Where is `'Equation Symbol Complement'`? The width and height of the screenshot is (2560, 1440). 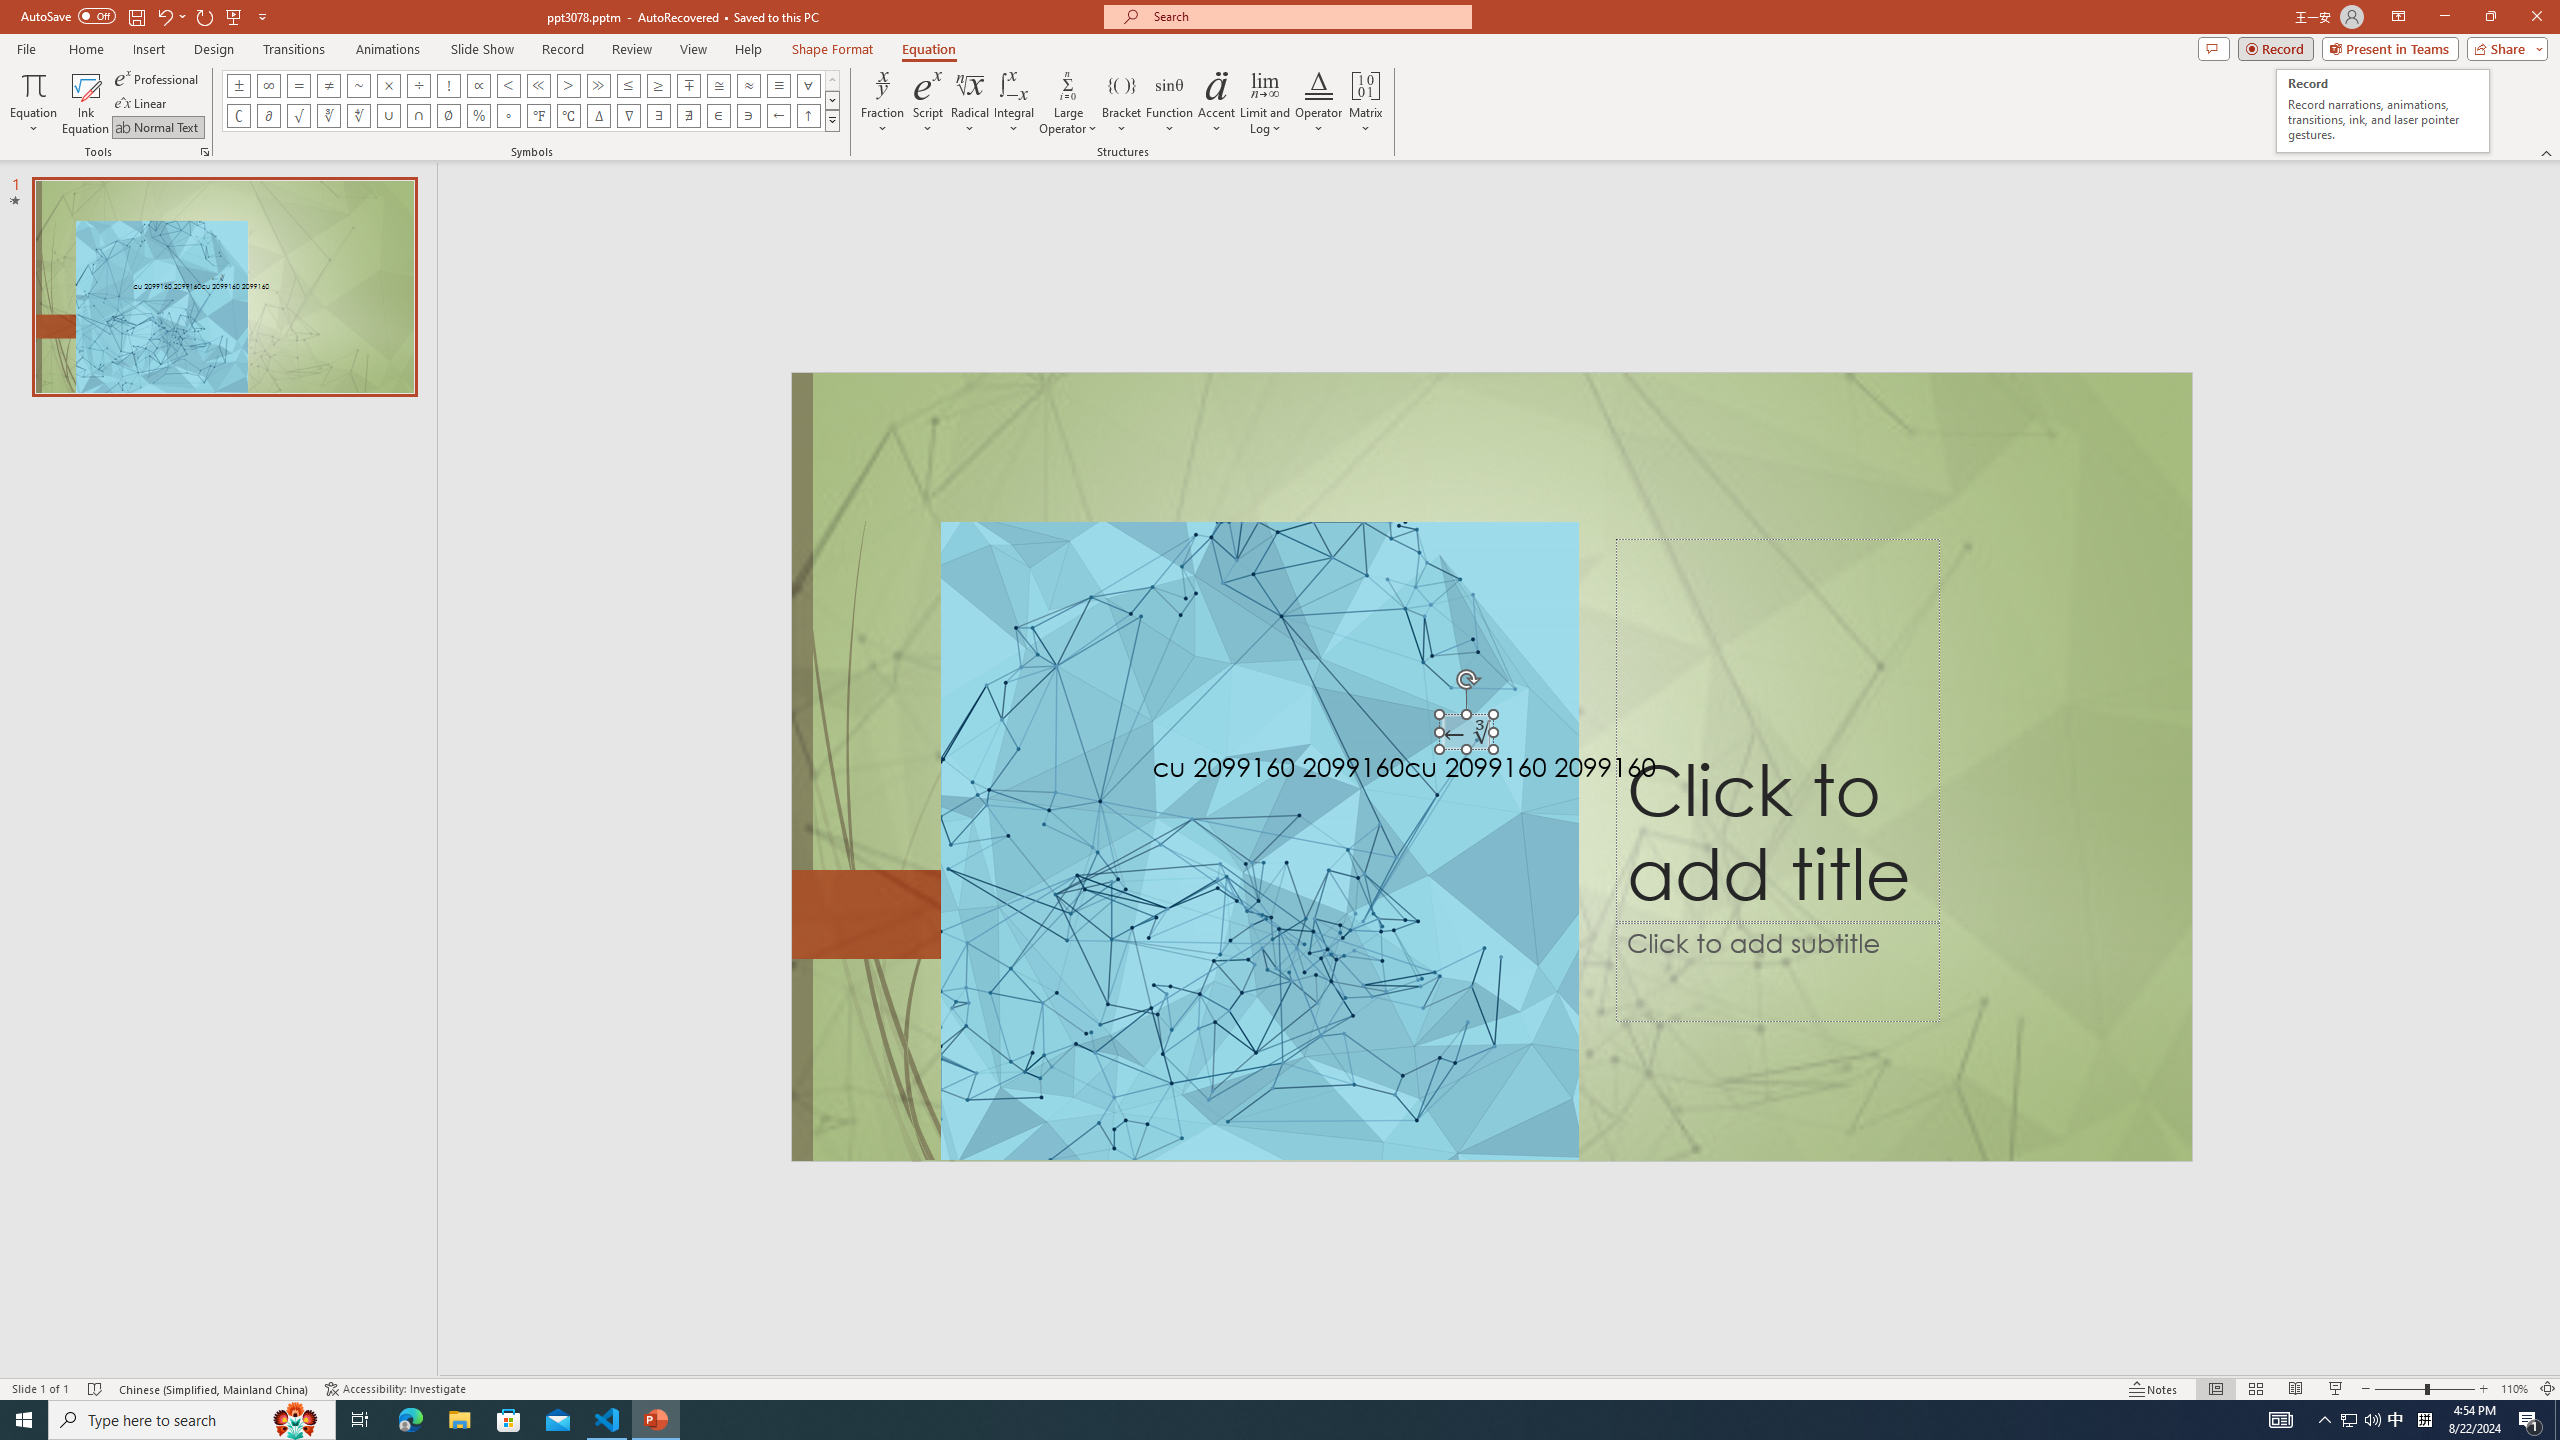 'Equation Symbol Complement' is located at coordinates (239, 114).